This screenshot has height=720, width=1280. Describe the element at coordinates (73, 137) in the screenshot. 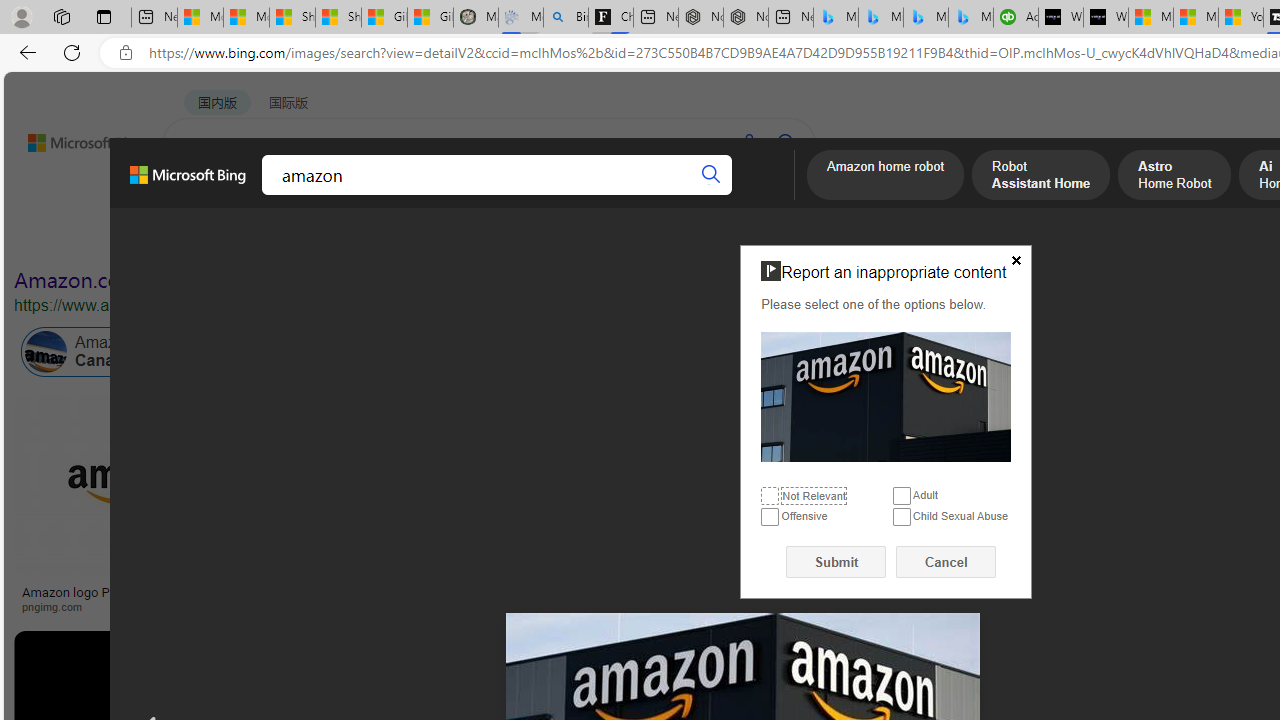

I see `'Back to Bing search'` at that location.